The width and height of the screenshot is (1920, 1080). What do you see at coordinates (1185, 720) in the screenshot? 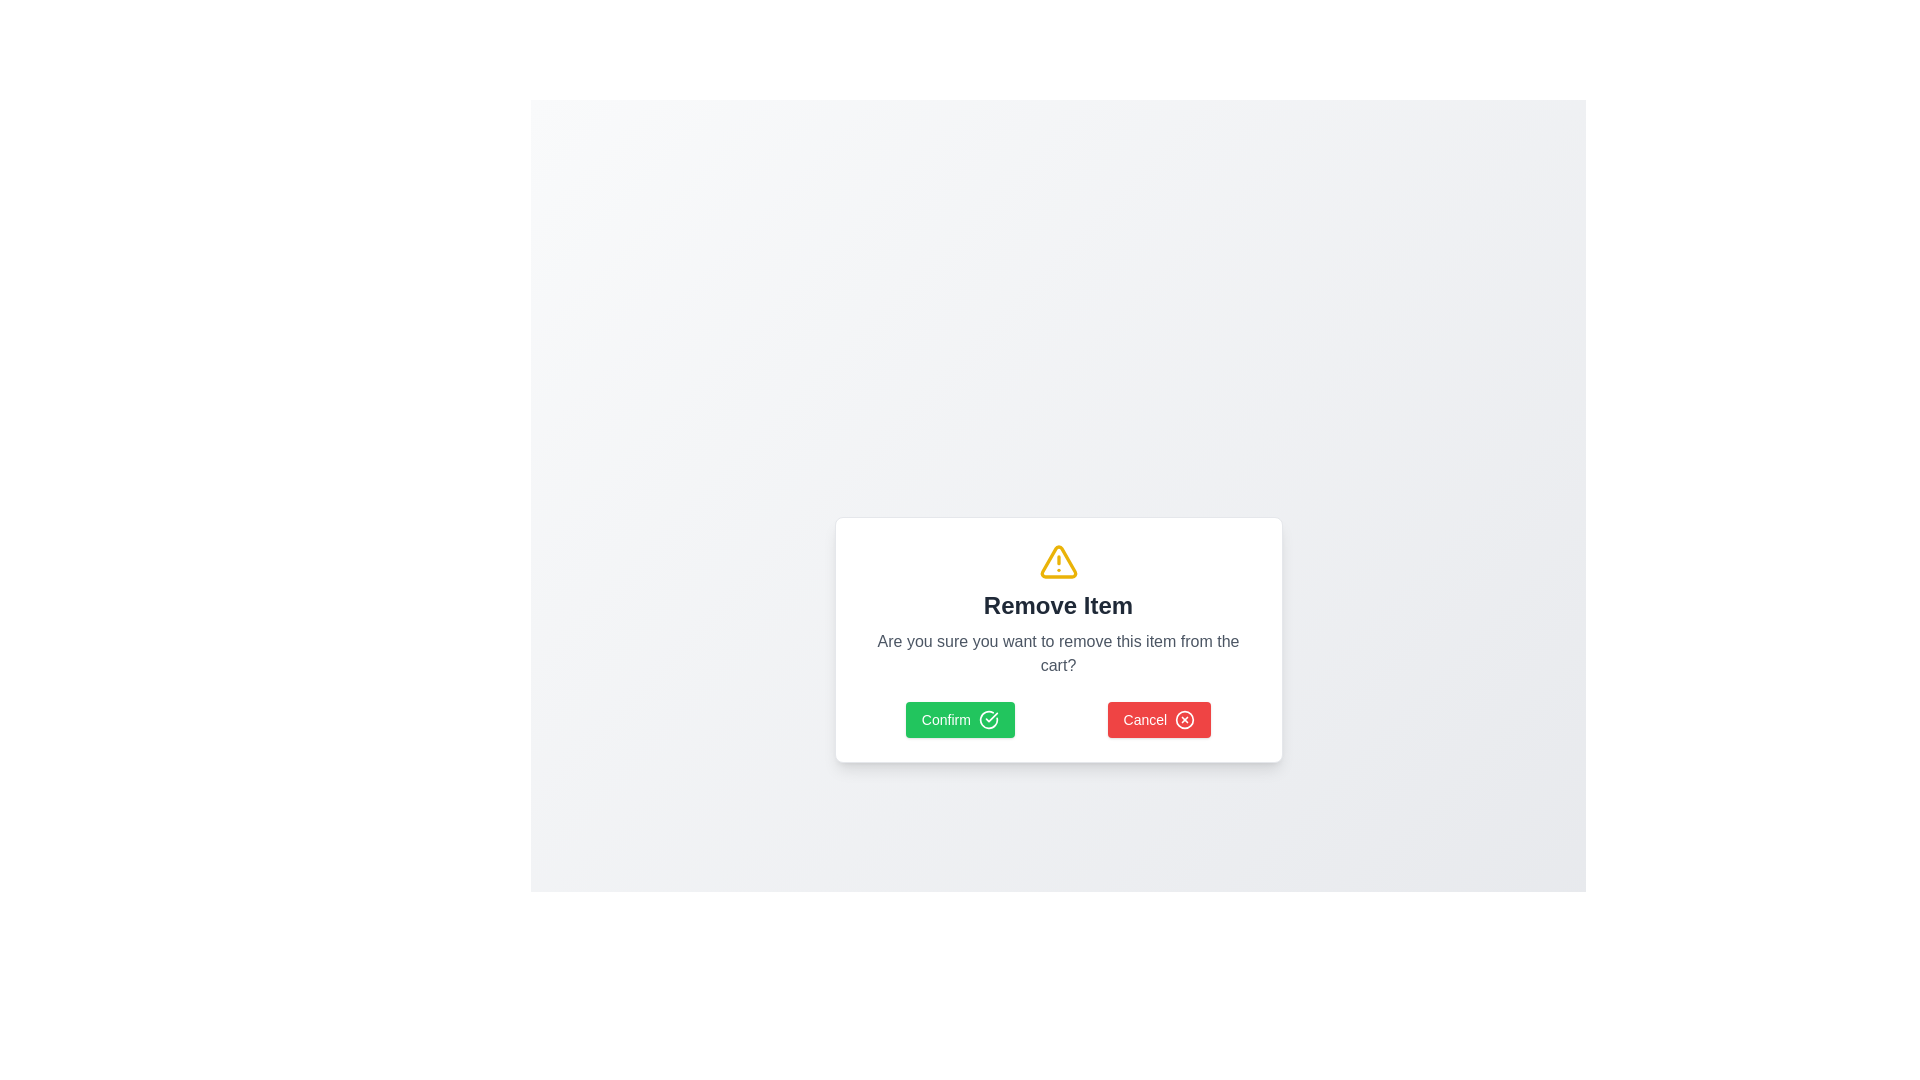
I see `the cancel icon located to the right of the 'Cancel' button text within a red-colored rounded button at the bottom-right of the modal prompting for item removal` at bounding box center [1185, 720].